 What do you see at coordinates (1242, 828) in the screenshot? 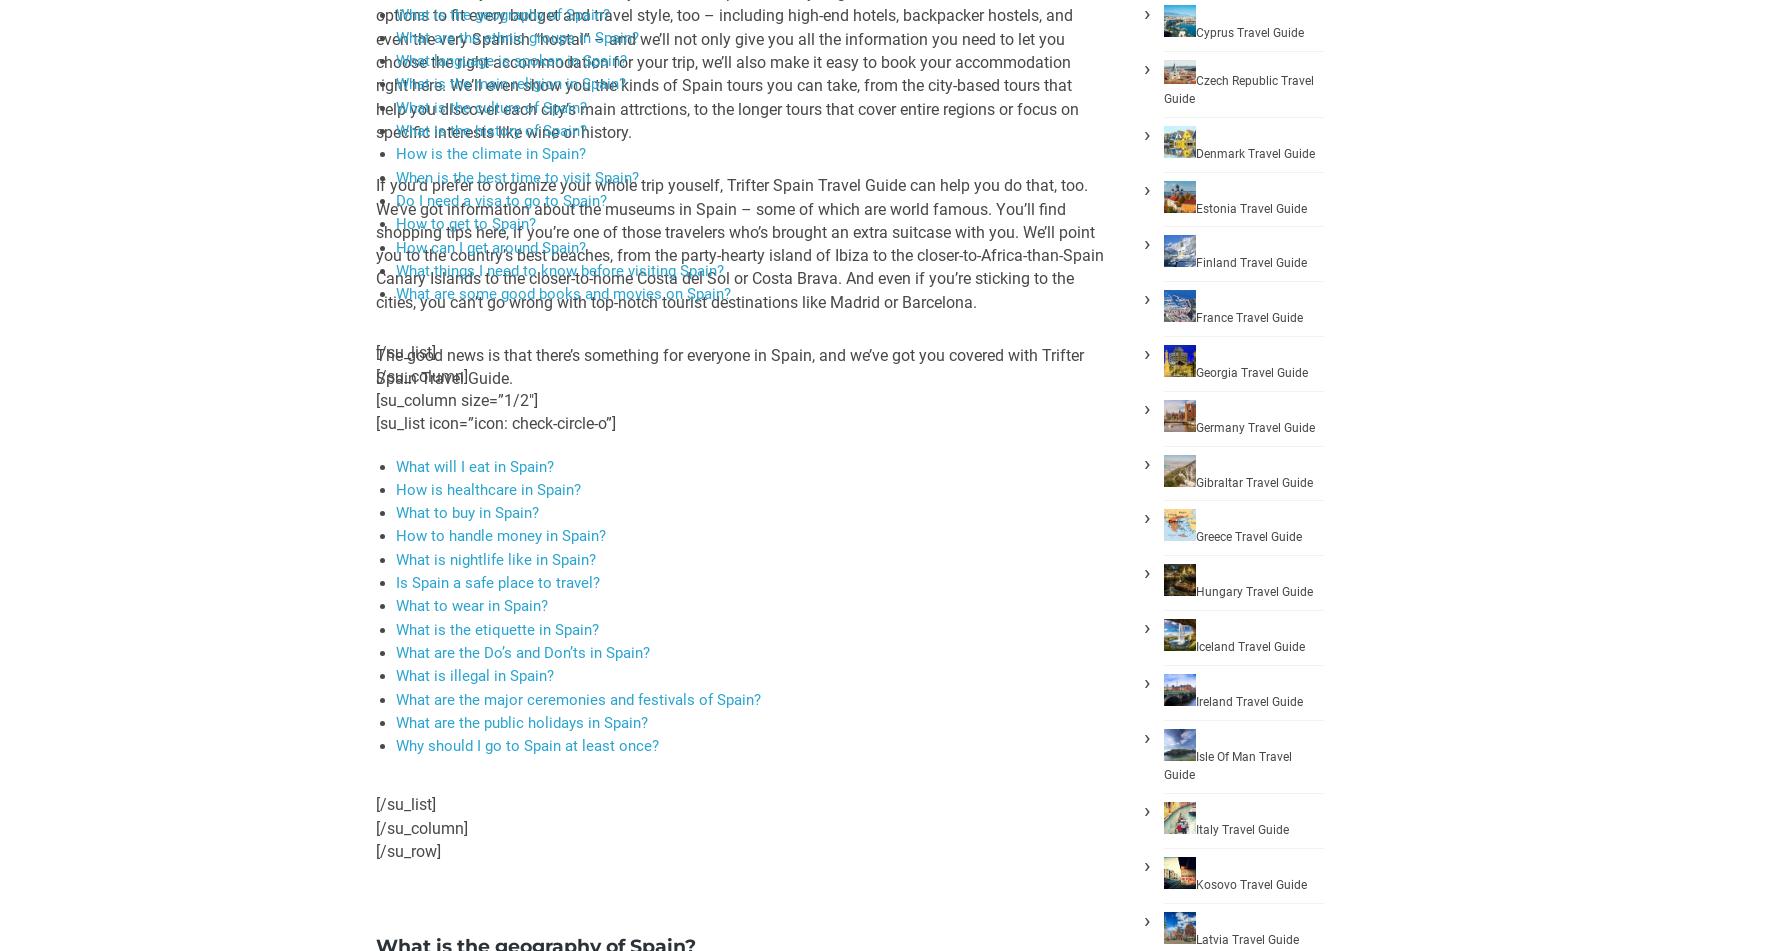
I see `'Italy Travel Guide'` at bounding box center [1242, 828].